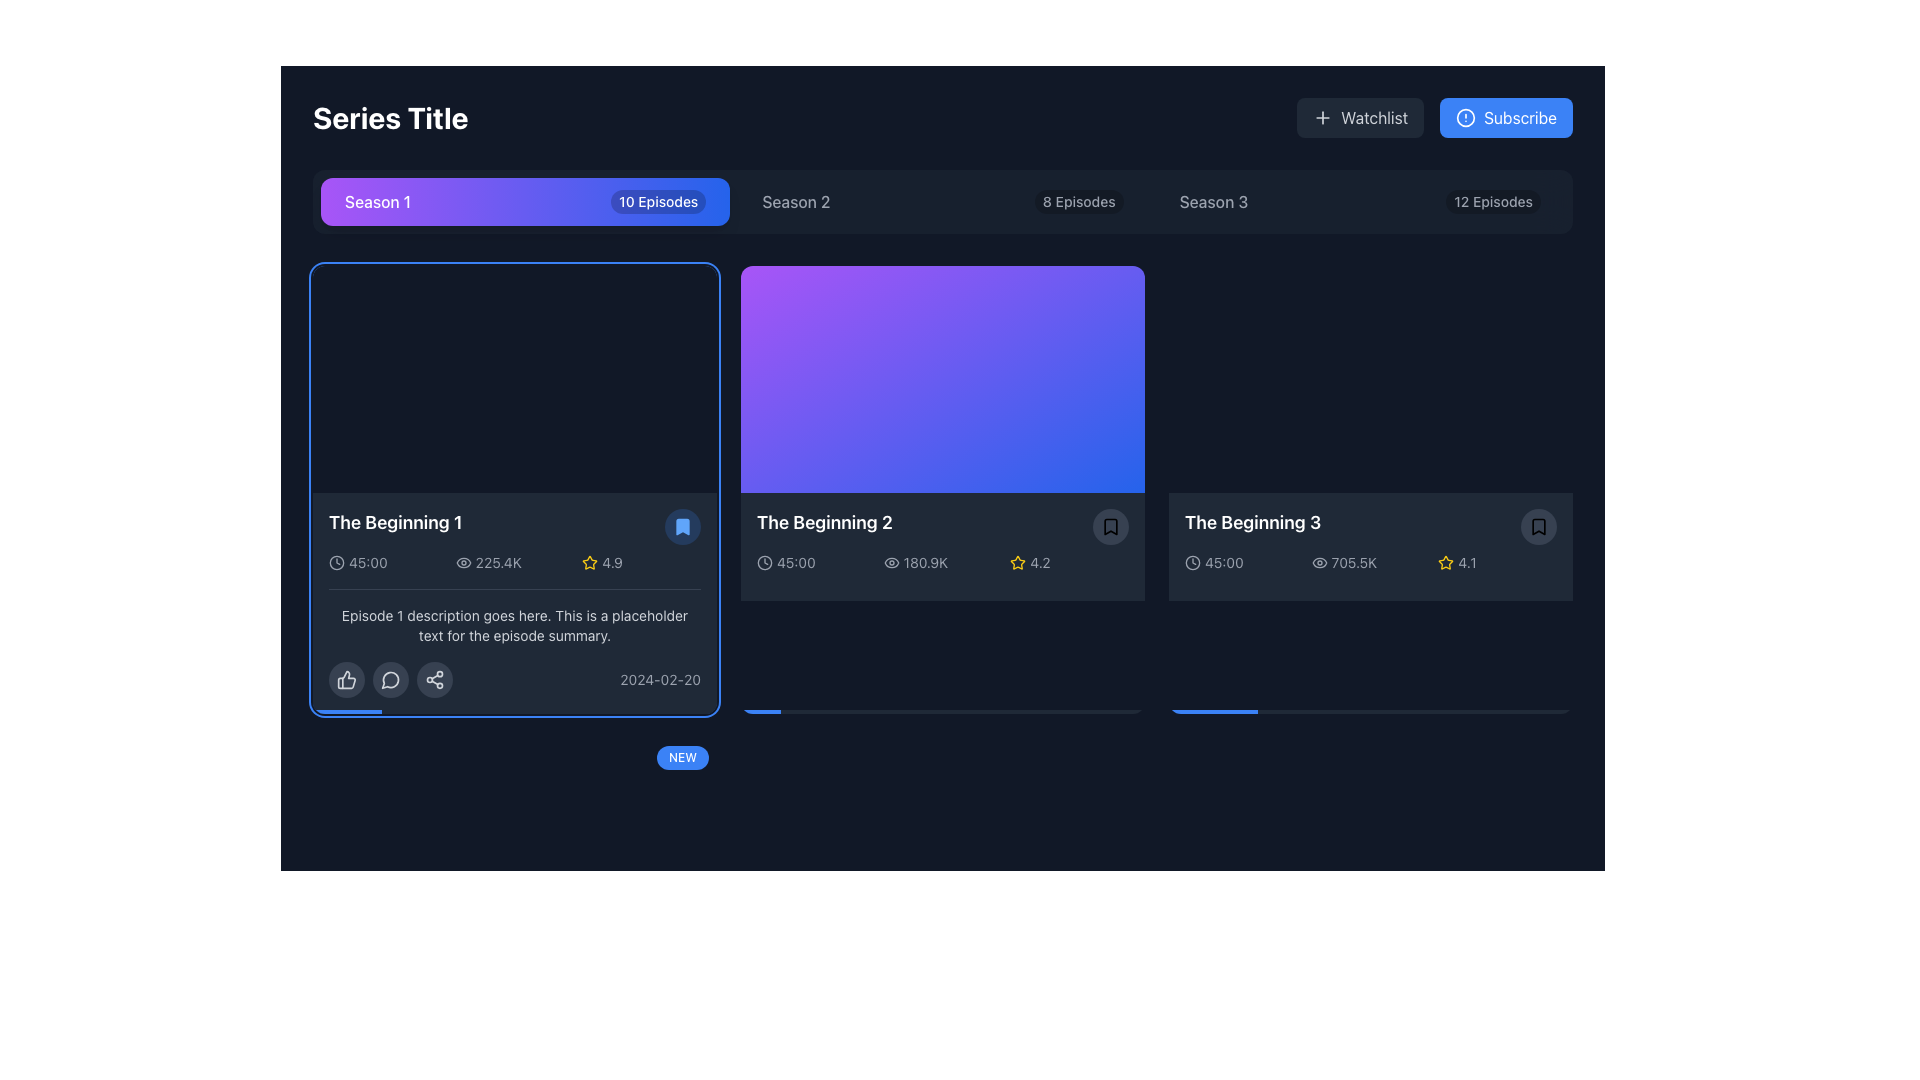  Describe the element at coordinates (795, 563) in the screenshot. I see `the Text label displaying the time duration ('45:00') for 'The Beginning 2' episode` at that location.